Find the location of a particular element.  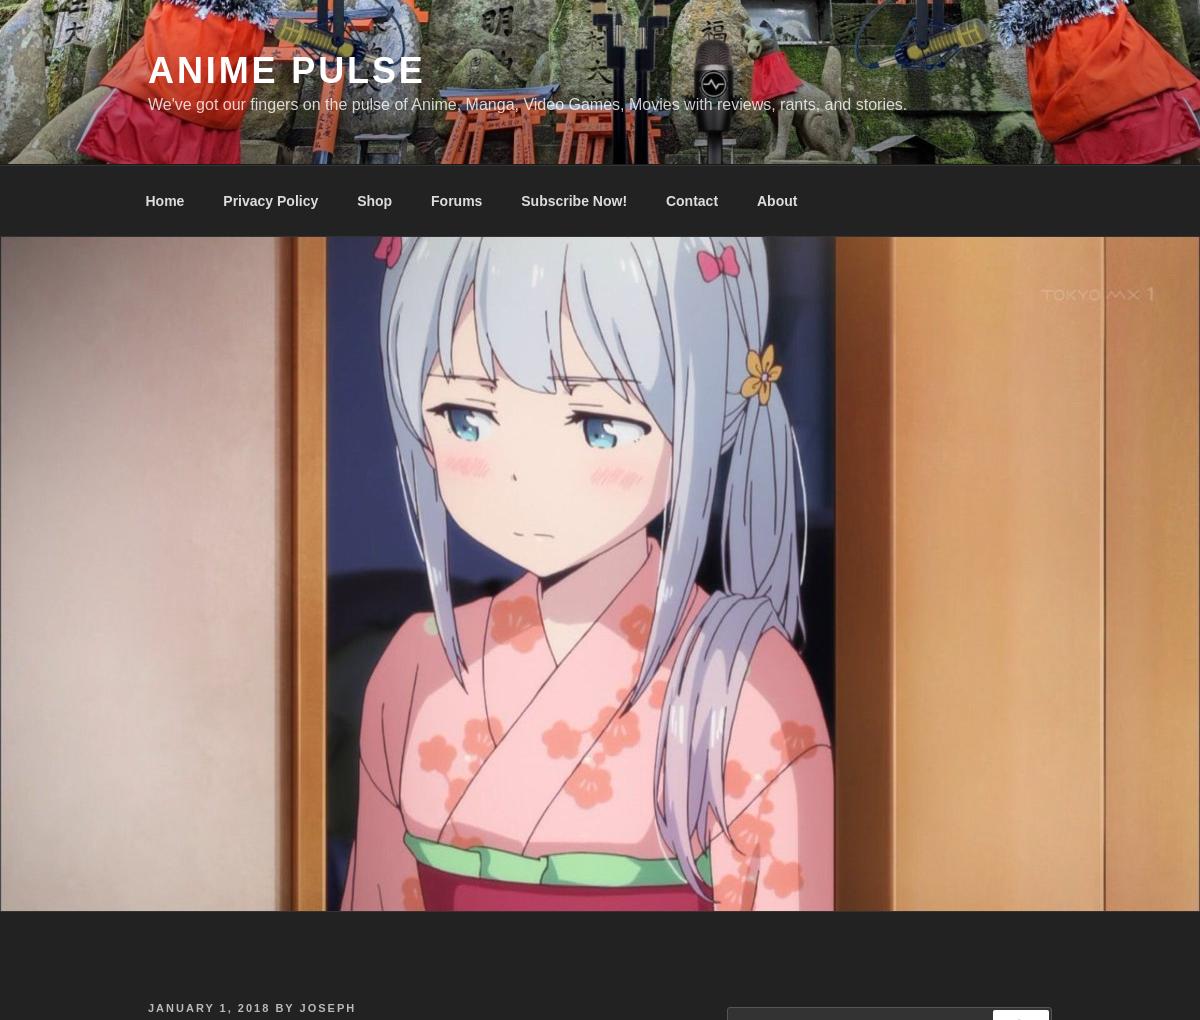

'About' is located at coordinates (775, 199).